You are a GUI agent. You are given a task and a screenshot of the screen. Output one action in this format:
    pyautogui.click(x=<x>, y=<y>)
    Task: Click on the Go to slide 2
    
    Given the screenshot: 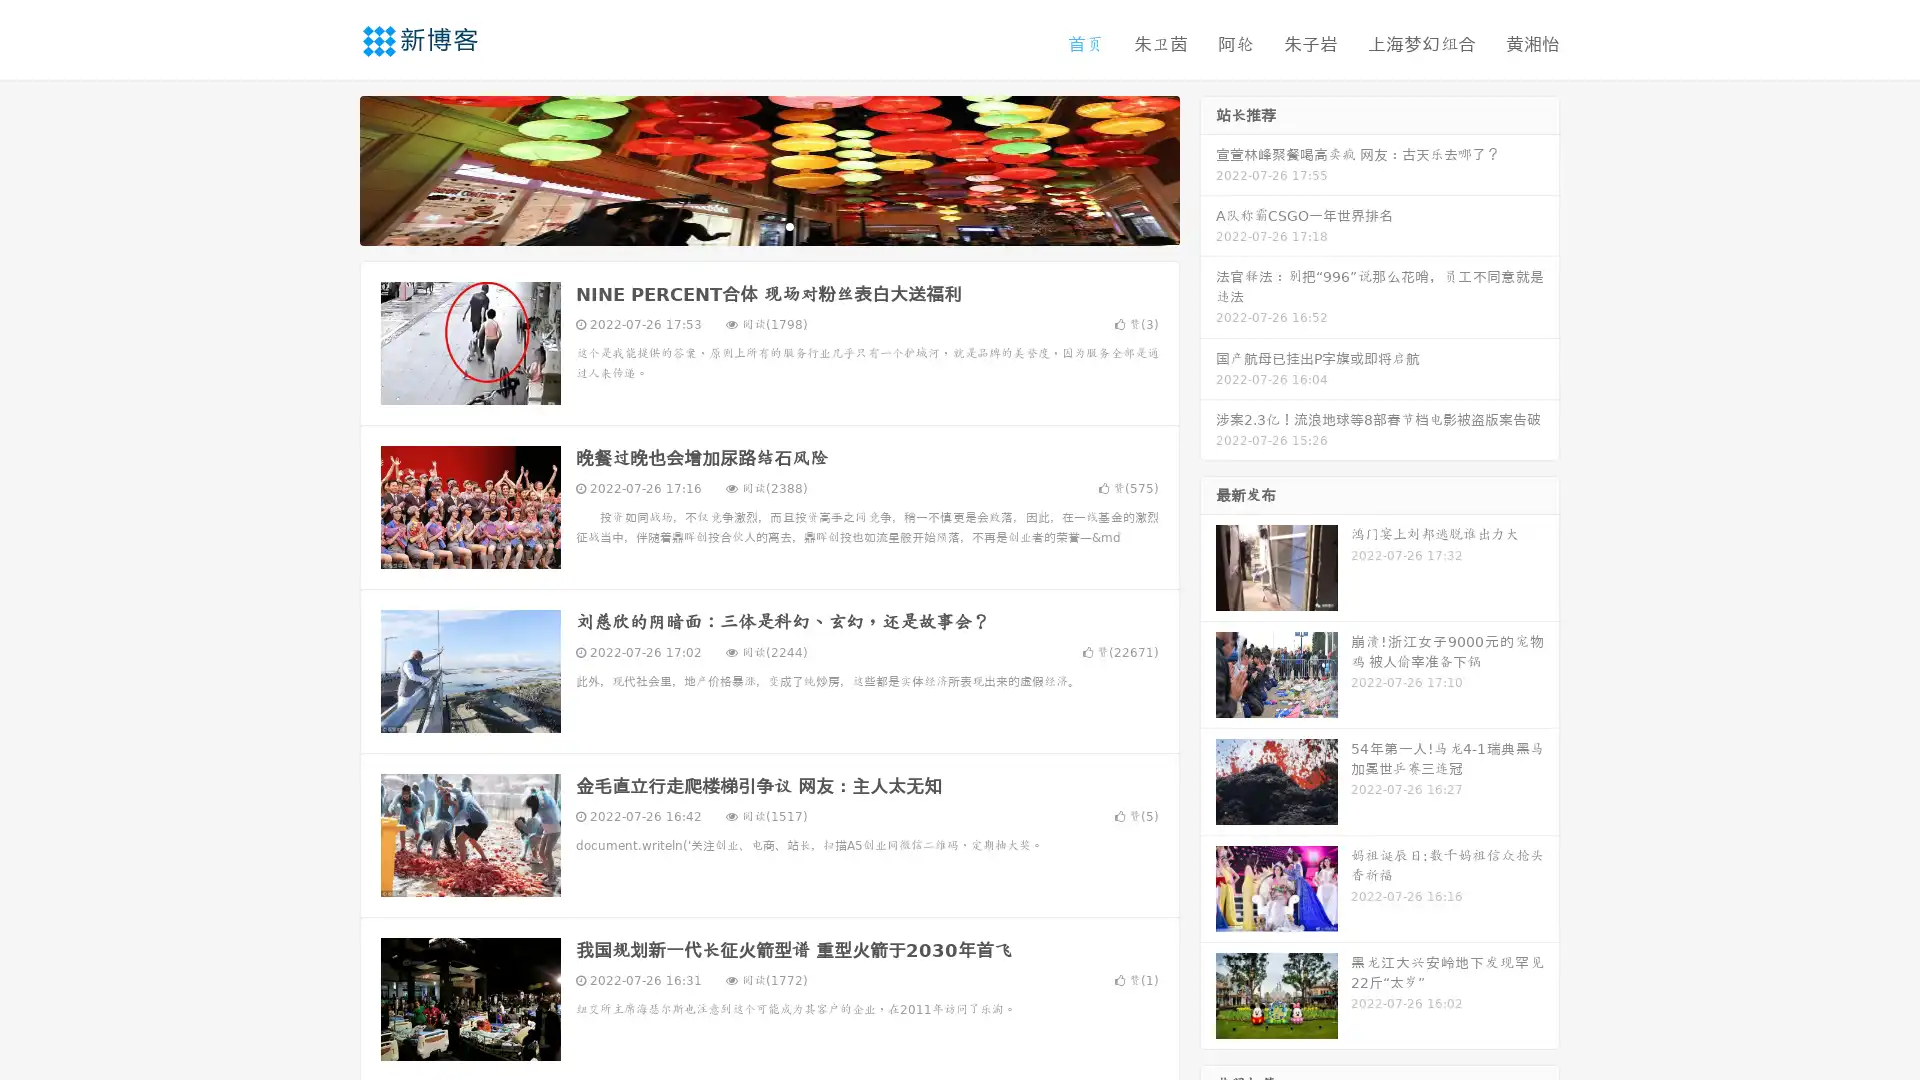 What is the action you would take?
    pyautogui.click(x=768, y=225)
    